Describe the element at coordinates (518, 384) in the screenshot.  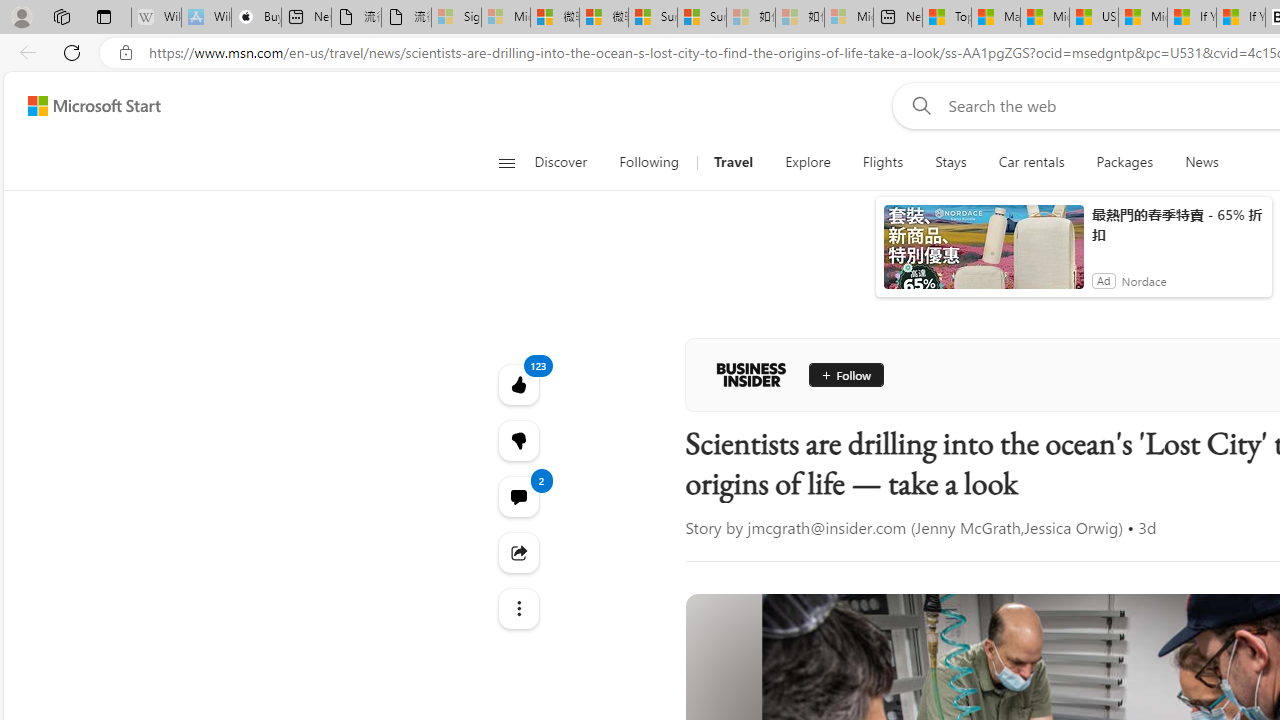
I see `'123 Like'` at that location.